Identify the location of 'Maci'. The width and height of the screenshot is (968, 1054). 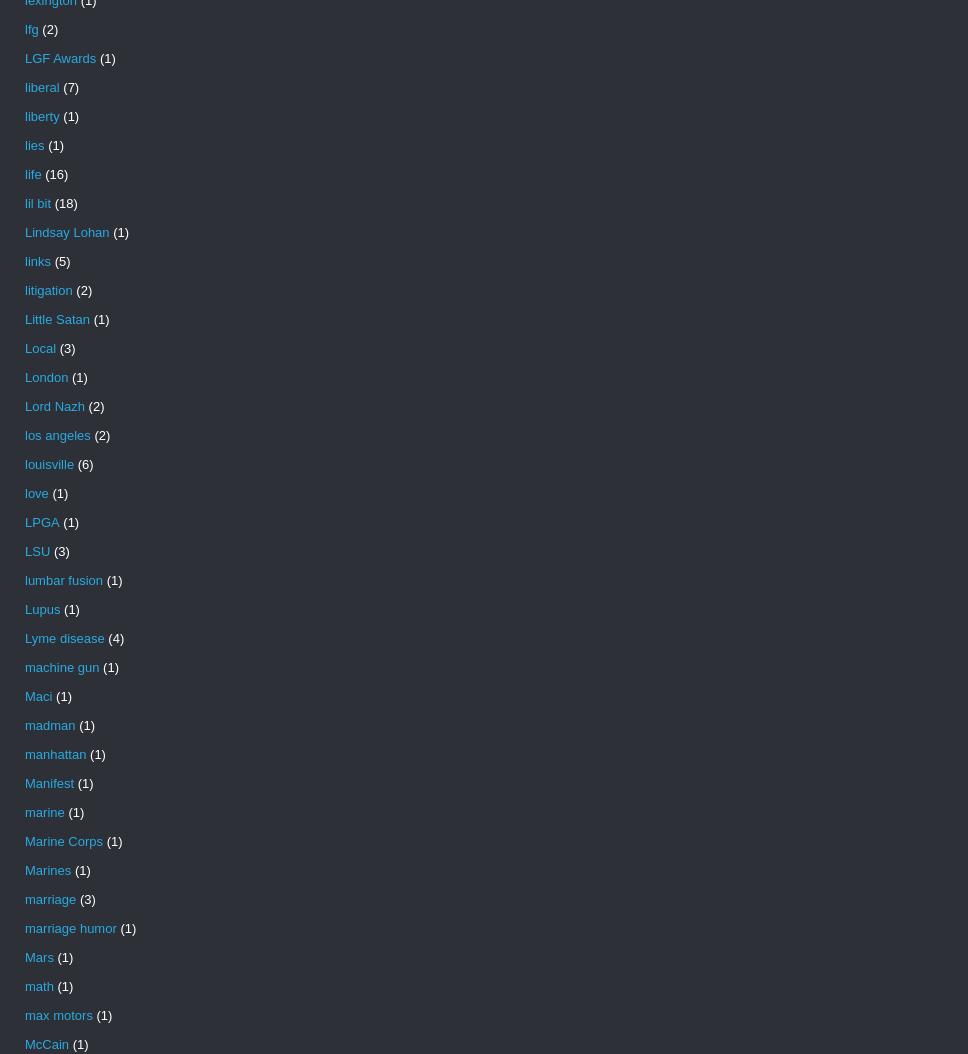
(24, 695).